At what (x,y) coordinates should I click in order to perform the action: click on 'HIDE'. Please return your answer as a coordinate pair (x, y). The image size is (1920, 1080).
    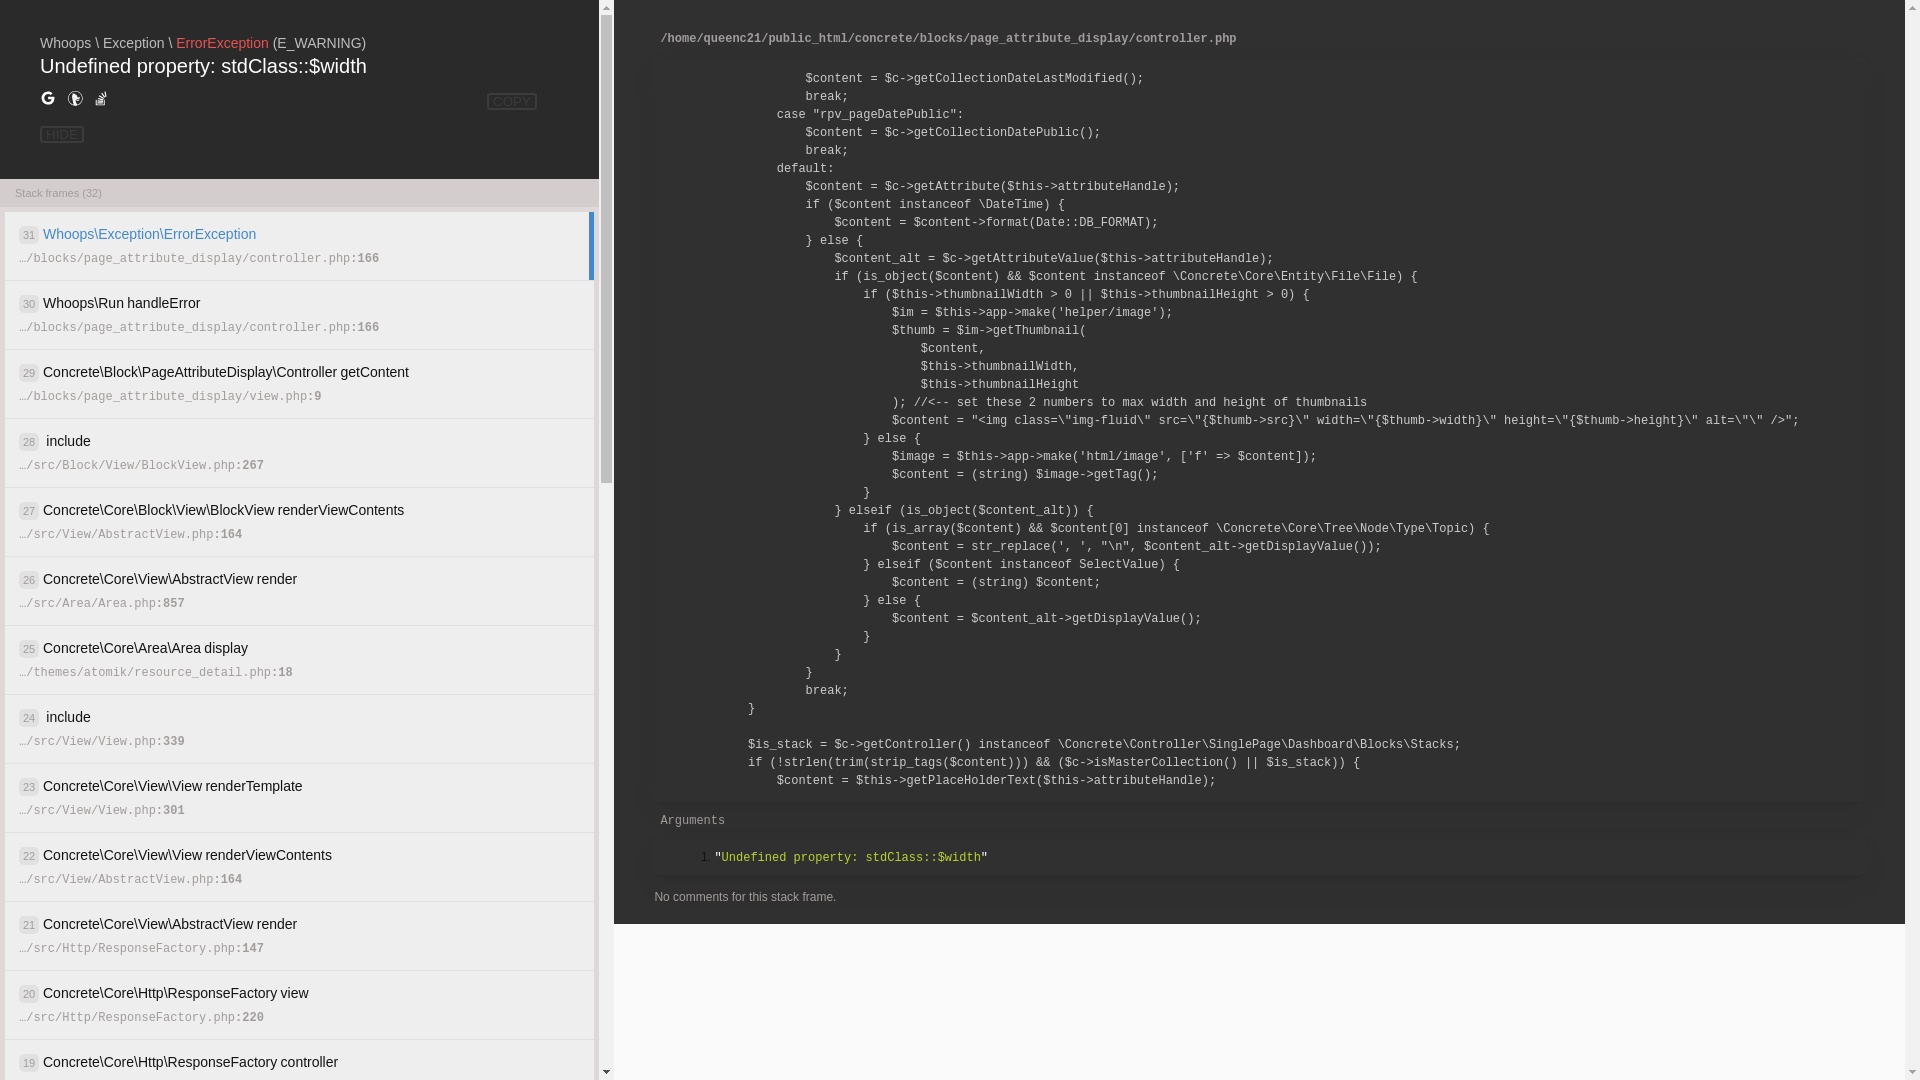
    Looking at the image, I should click on (62, 134).